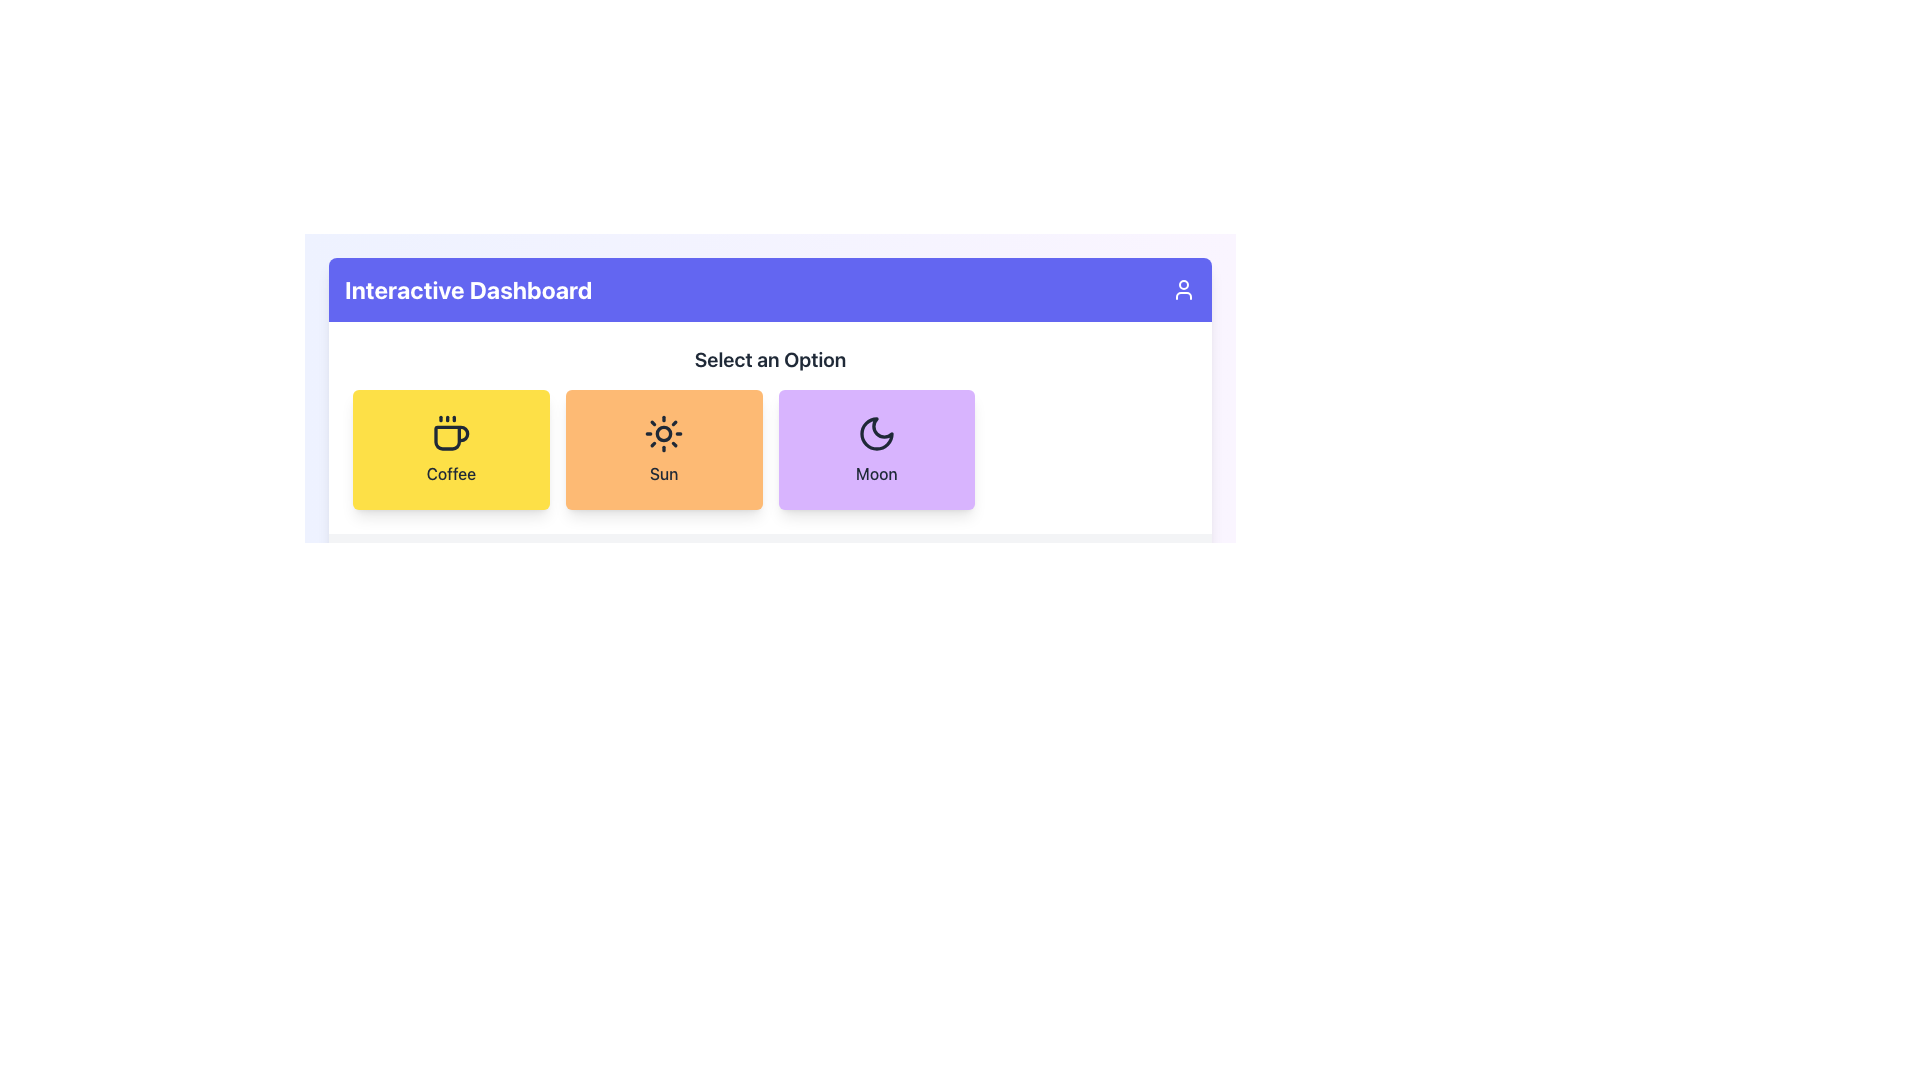 Image resolution: width=1920 pixels, height=1080 pixels. What do you see at coordinates (876, 433) in the screenshot?
I see `the 'Moon' theme icon located at the rightmost position of three horizontal buttons` at bounding box center [876, 433].